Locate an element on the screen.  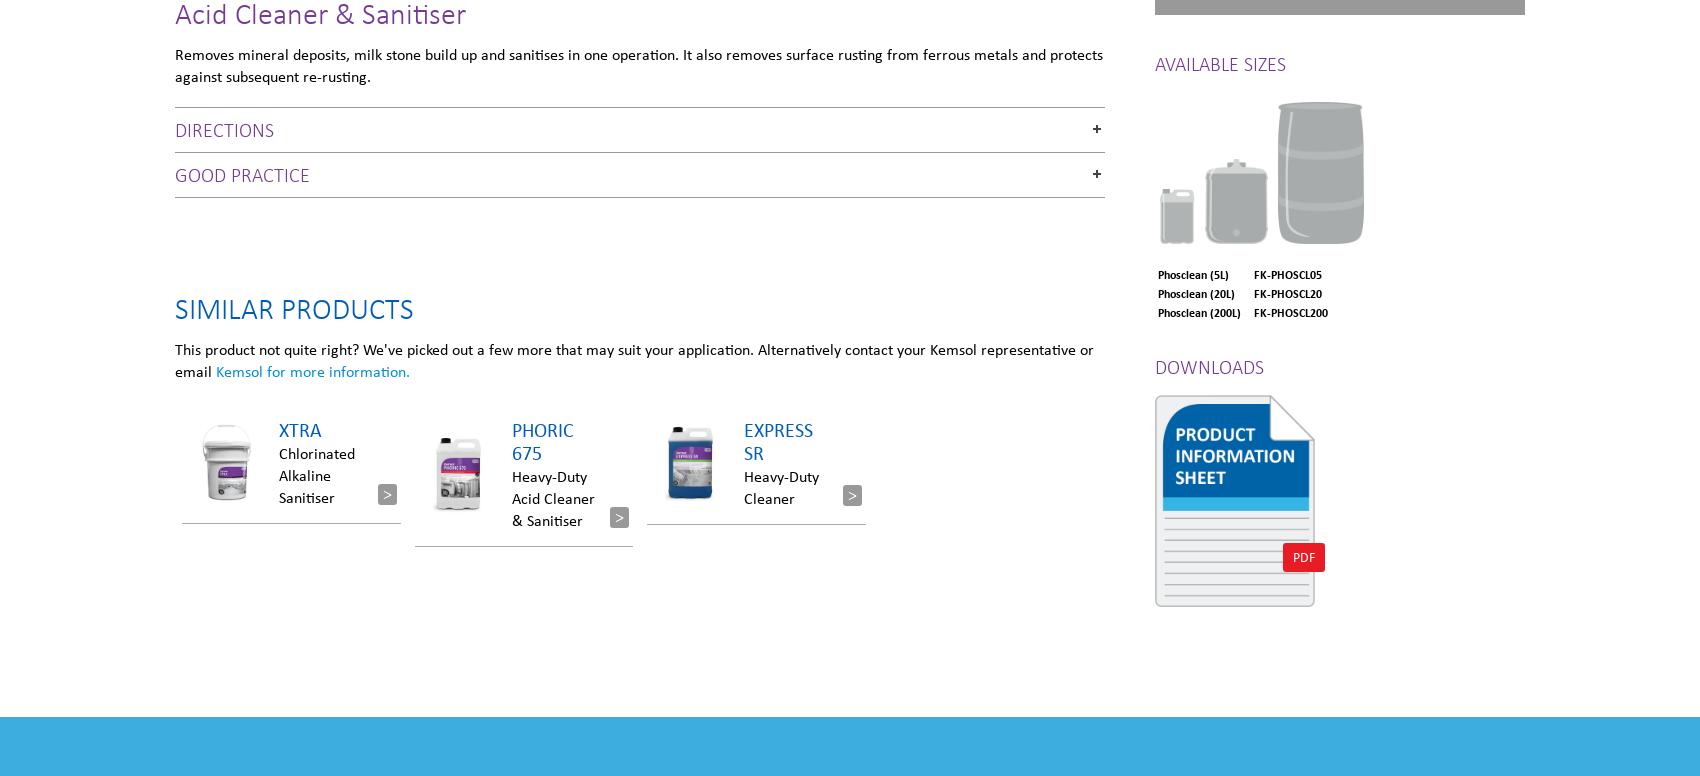
'Phosclean (20L)' is located at coordinates (1195, 292).